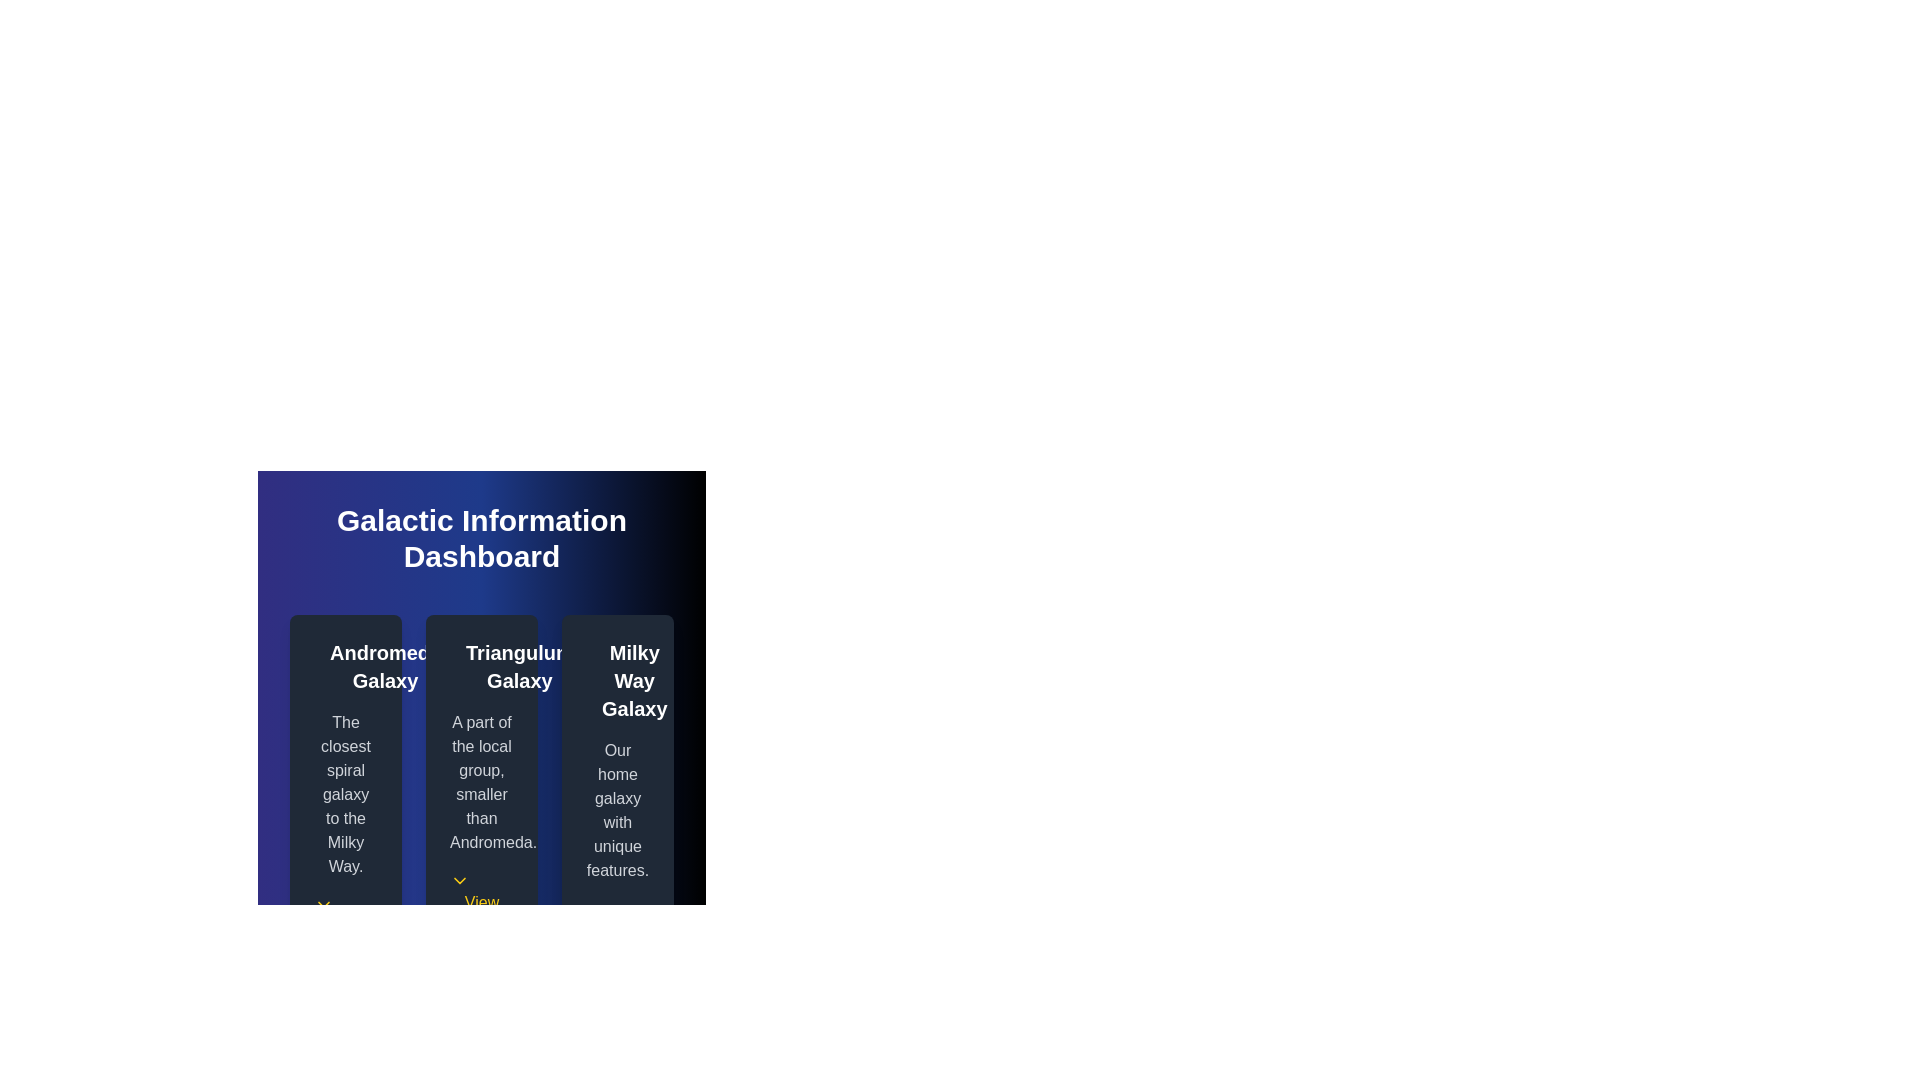  Describe the element at coordinates (481, 782) in the screenshot. I see `the informative text label about the Triangulum Galaxy, which is located below the title and above the 'View Details' button in the second card from the left` at that location.